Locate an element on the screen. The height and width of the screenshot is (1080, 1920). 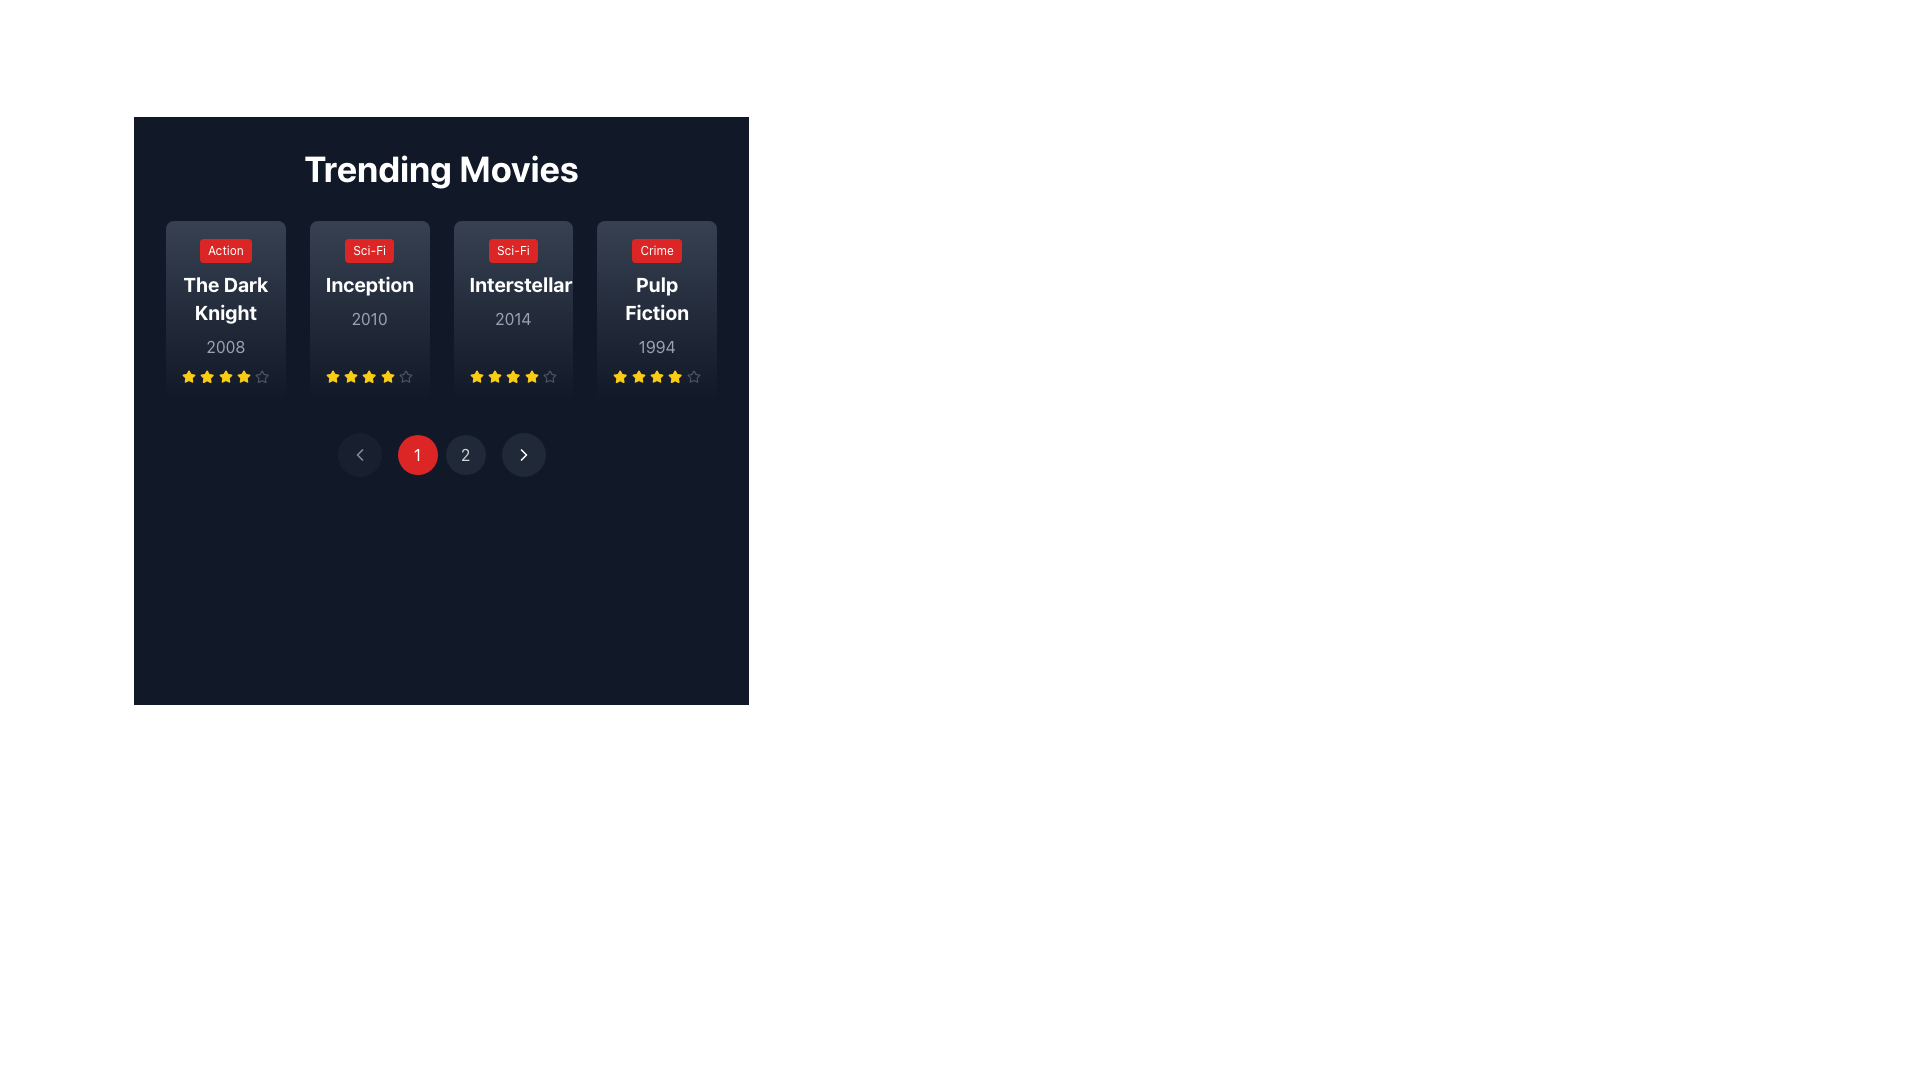
the fourth movie information card in the 'Trending Movies' section, which displays the movie's genre, title, and release year is located at coordinates (657, 297).